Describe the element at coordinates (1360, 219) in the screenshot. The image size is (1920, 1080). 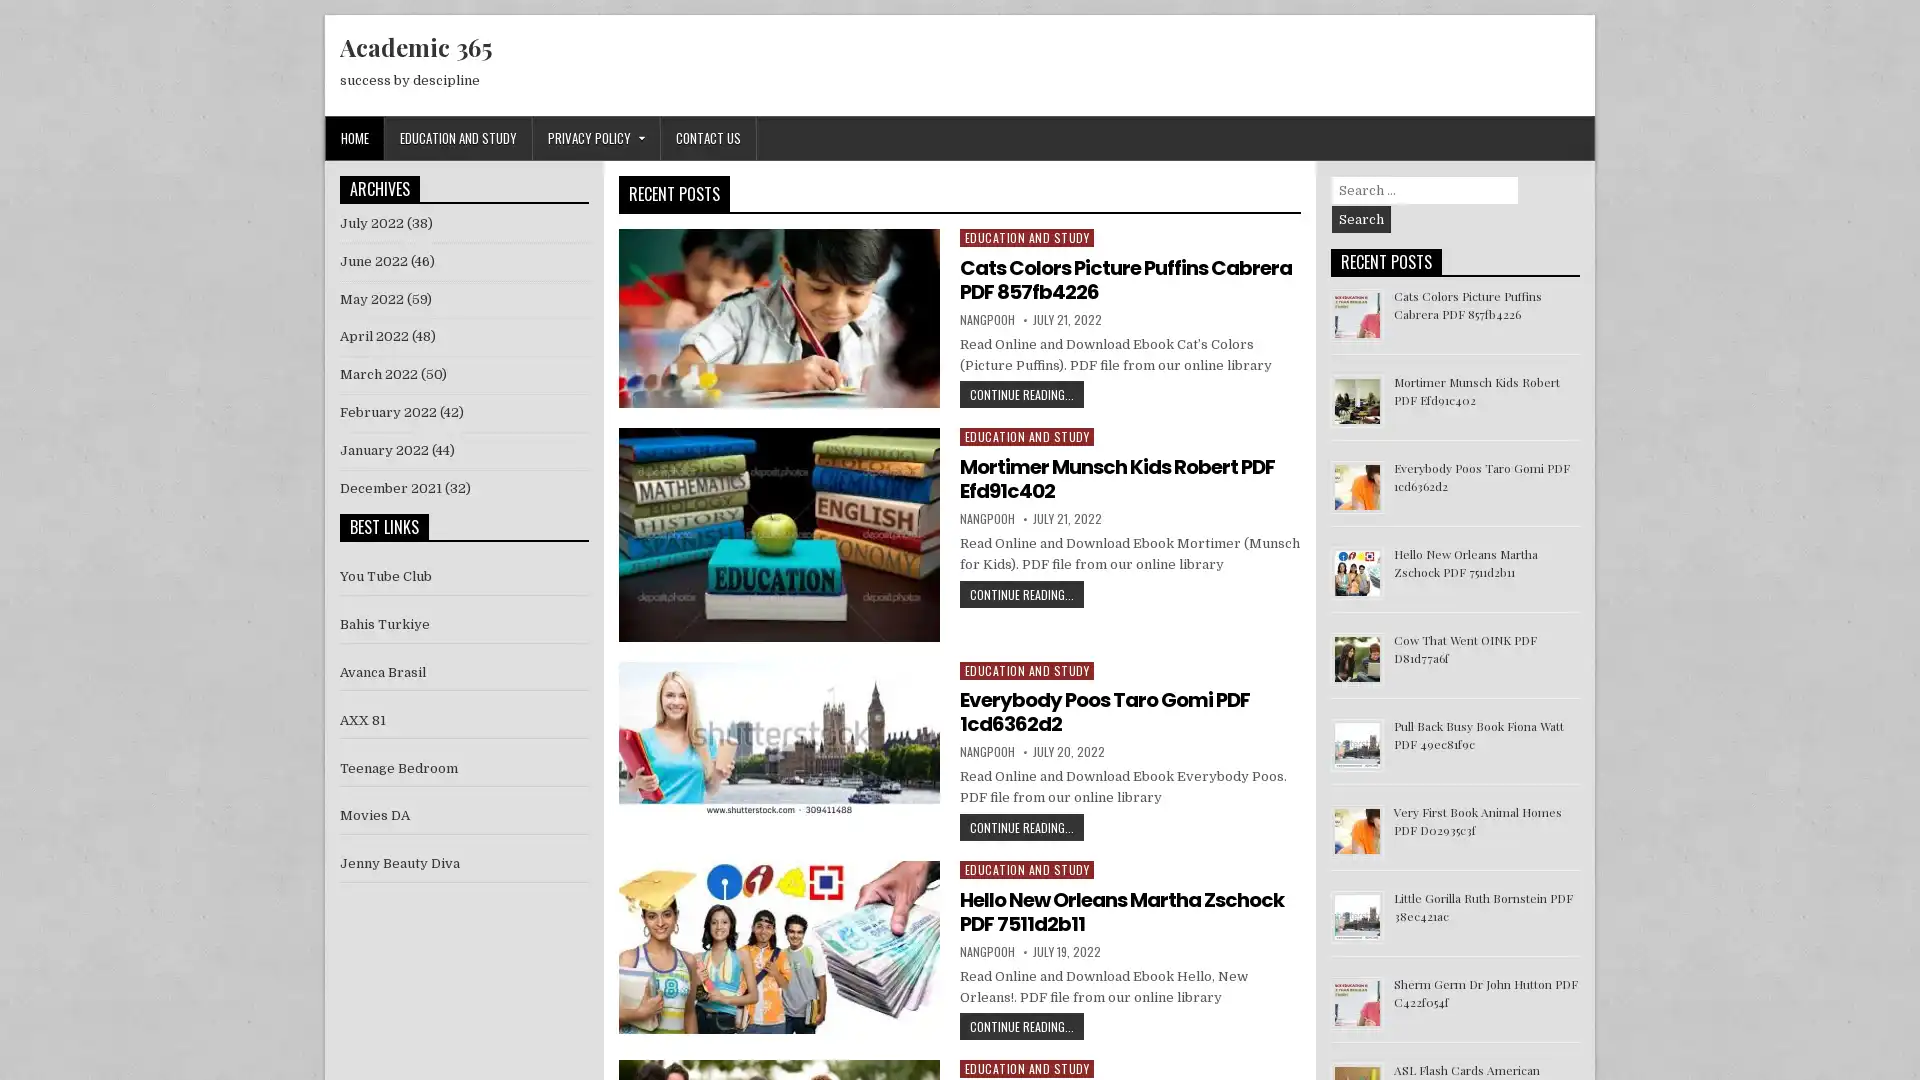
I see `Search` at that location.